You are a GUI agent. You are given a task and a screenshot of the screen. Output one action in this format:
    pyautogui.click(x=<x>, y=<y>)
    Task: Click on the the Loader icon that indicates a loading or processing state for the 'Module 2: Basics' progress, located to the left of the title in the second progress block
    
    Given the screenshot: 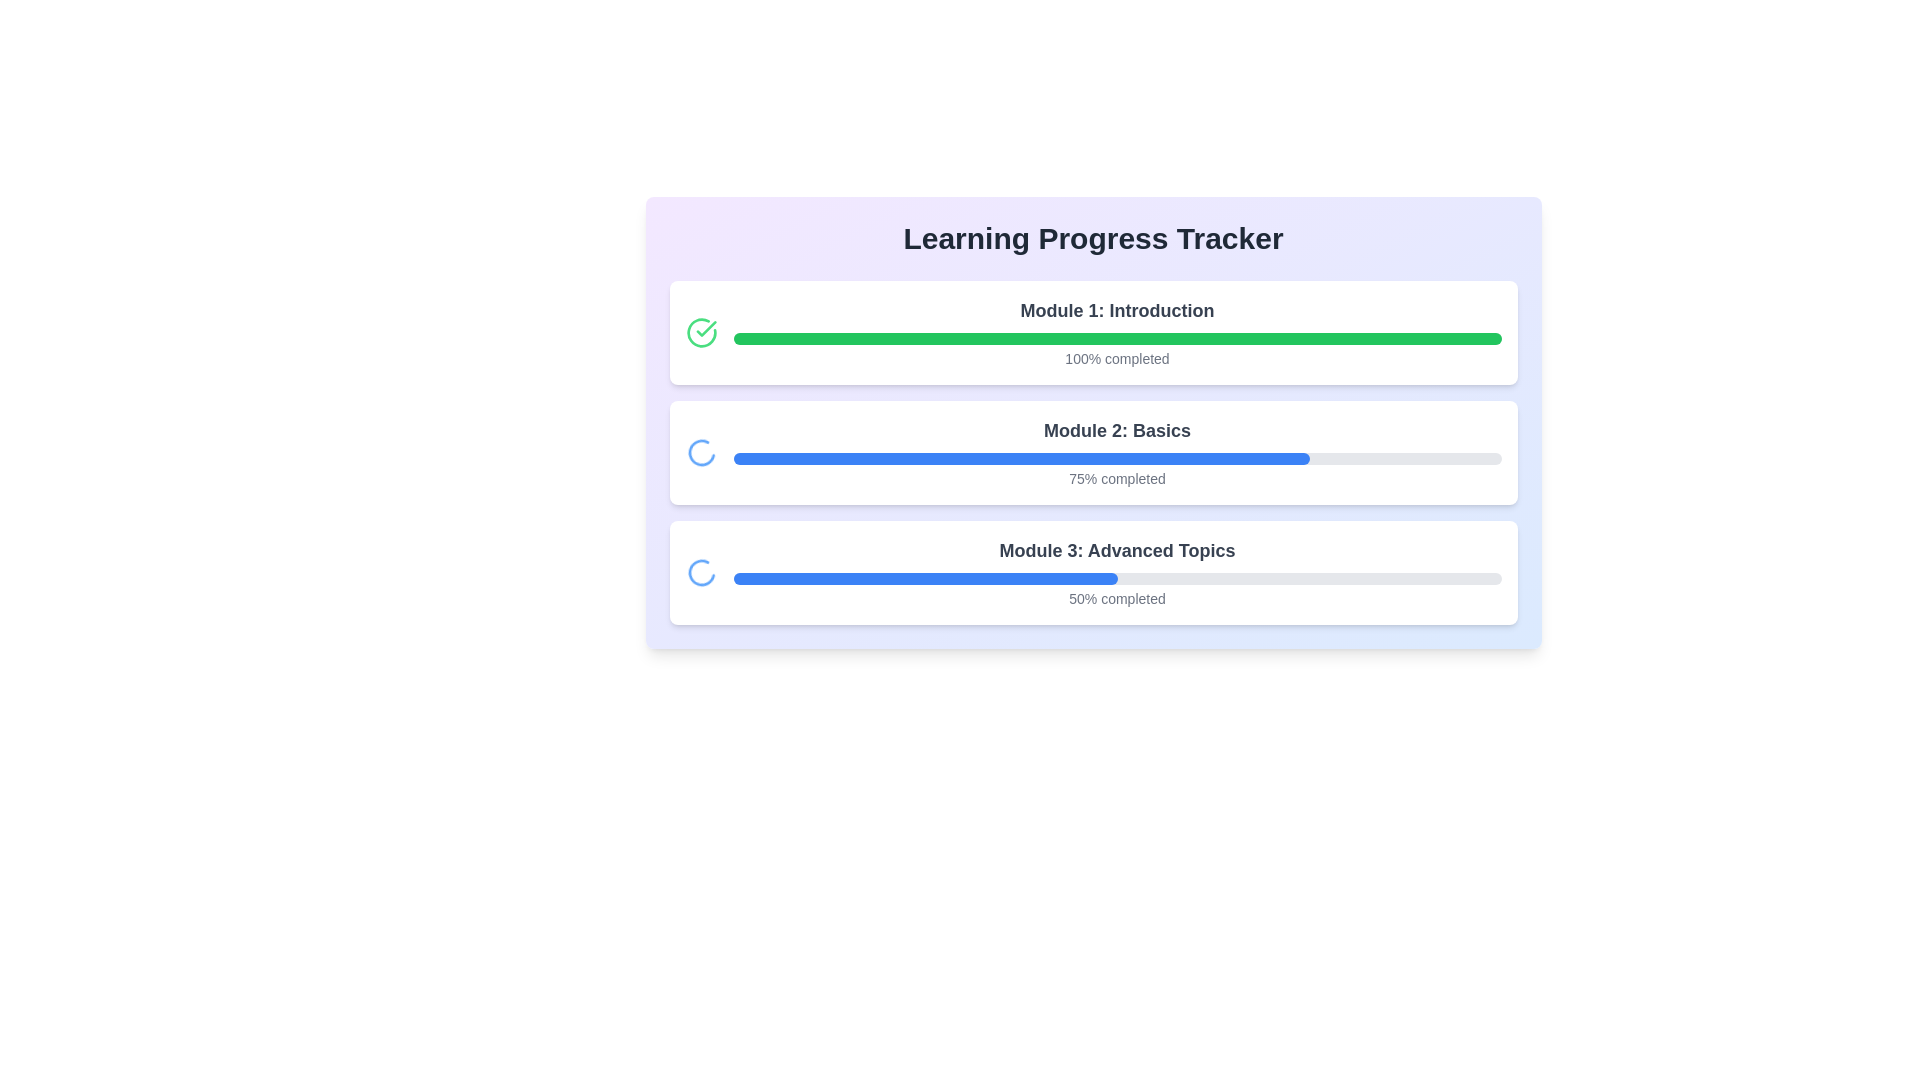 What is the action you would take?
    pyautogui.click(x=701, y=452)
    